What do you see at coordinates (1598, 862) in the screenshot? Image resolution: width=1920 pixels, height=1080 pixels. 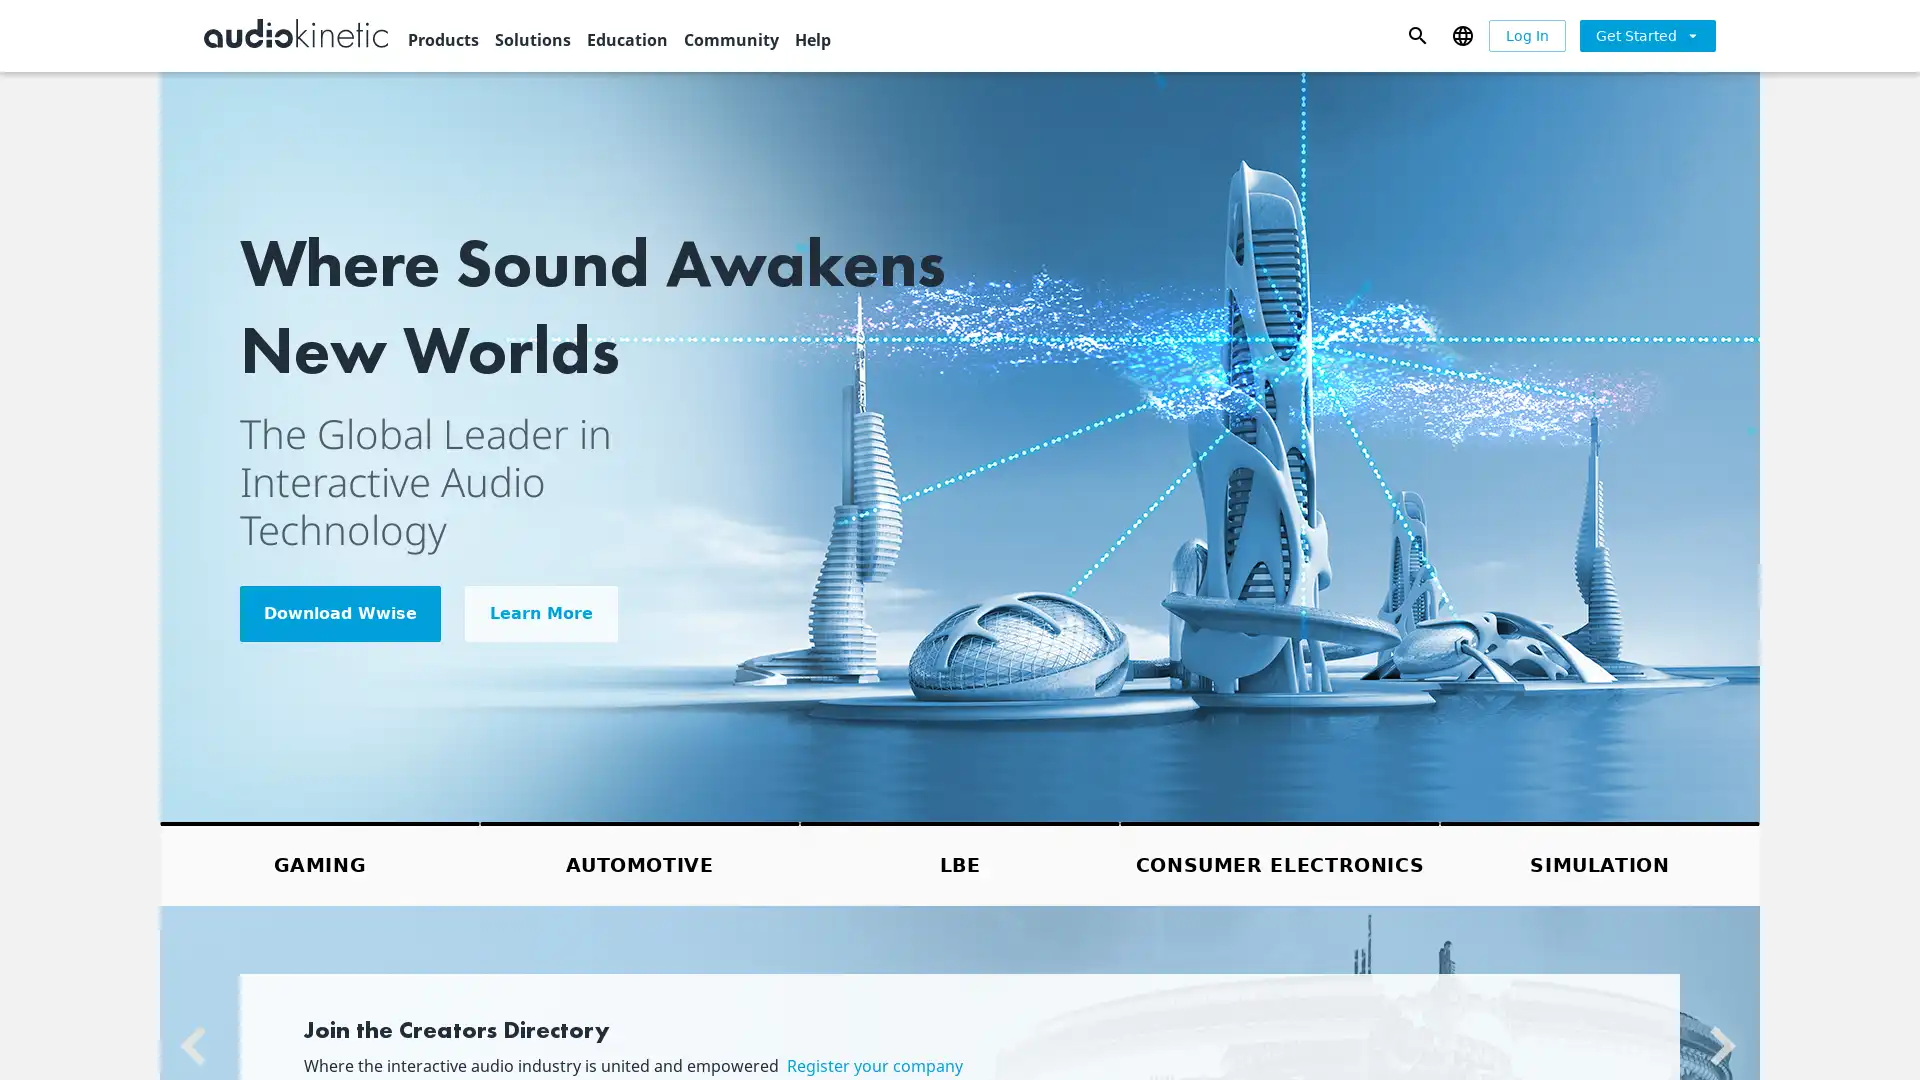 I see `SIMULATION` at bounding box center [1598, 862].